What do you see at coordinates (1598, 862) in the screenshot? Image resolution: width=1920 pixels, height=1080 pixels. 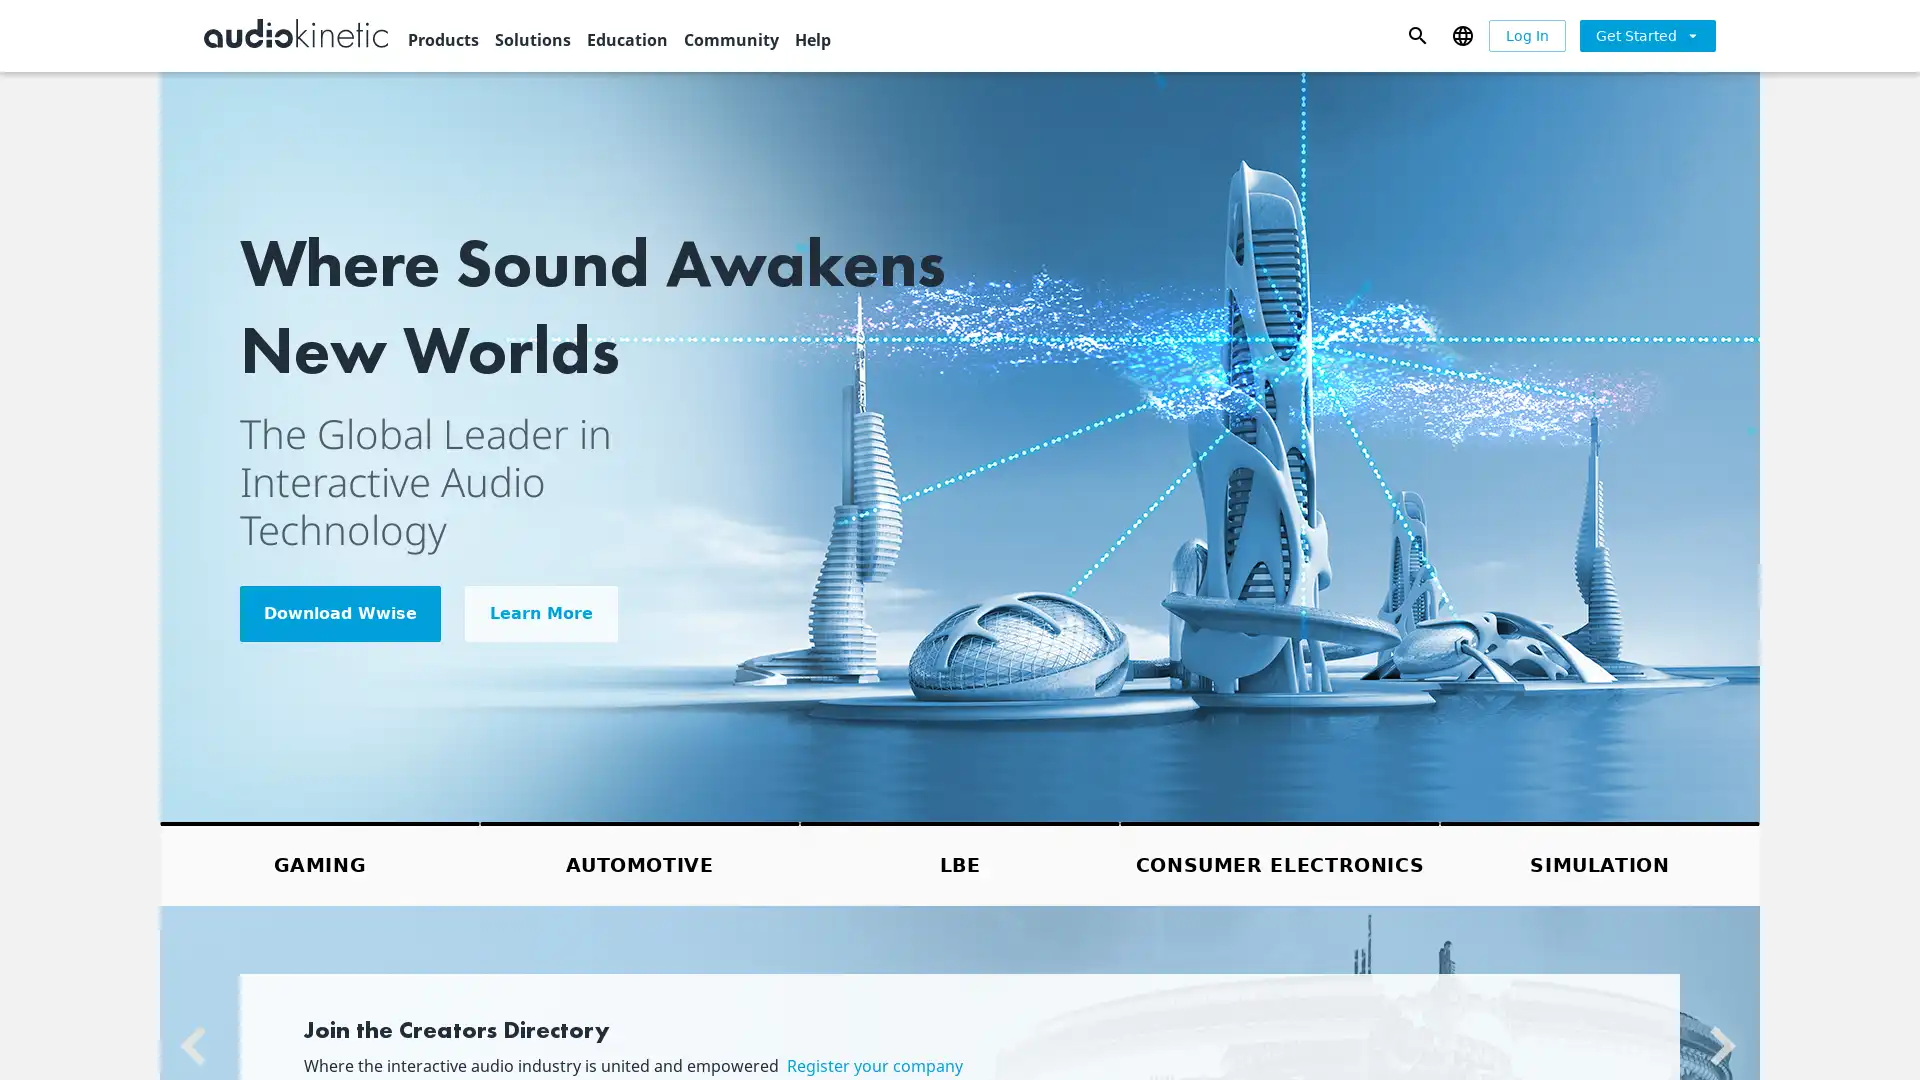 I see `SIMULATION` at bounding box center [1598, 862].